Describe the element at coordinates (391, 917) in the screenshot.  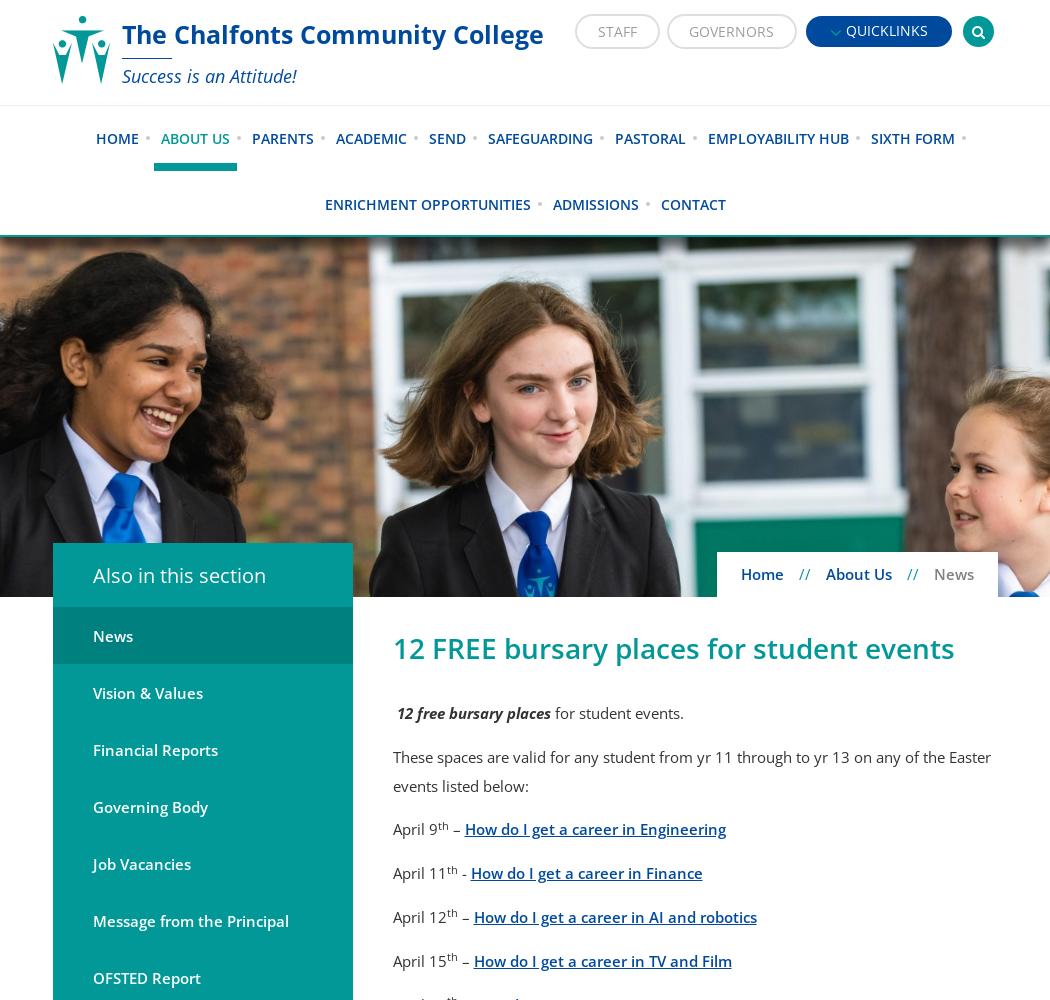
I see `'April 12'` at that location.